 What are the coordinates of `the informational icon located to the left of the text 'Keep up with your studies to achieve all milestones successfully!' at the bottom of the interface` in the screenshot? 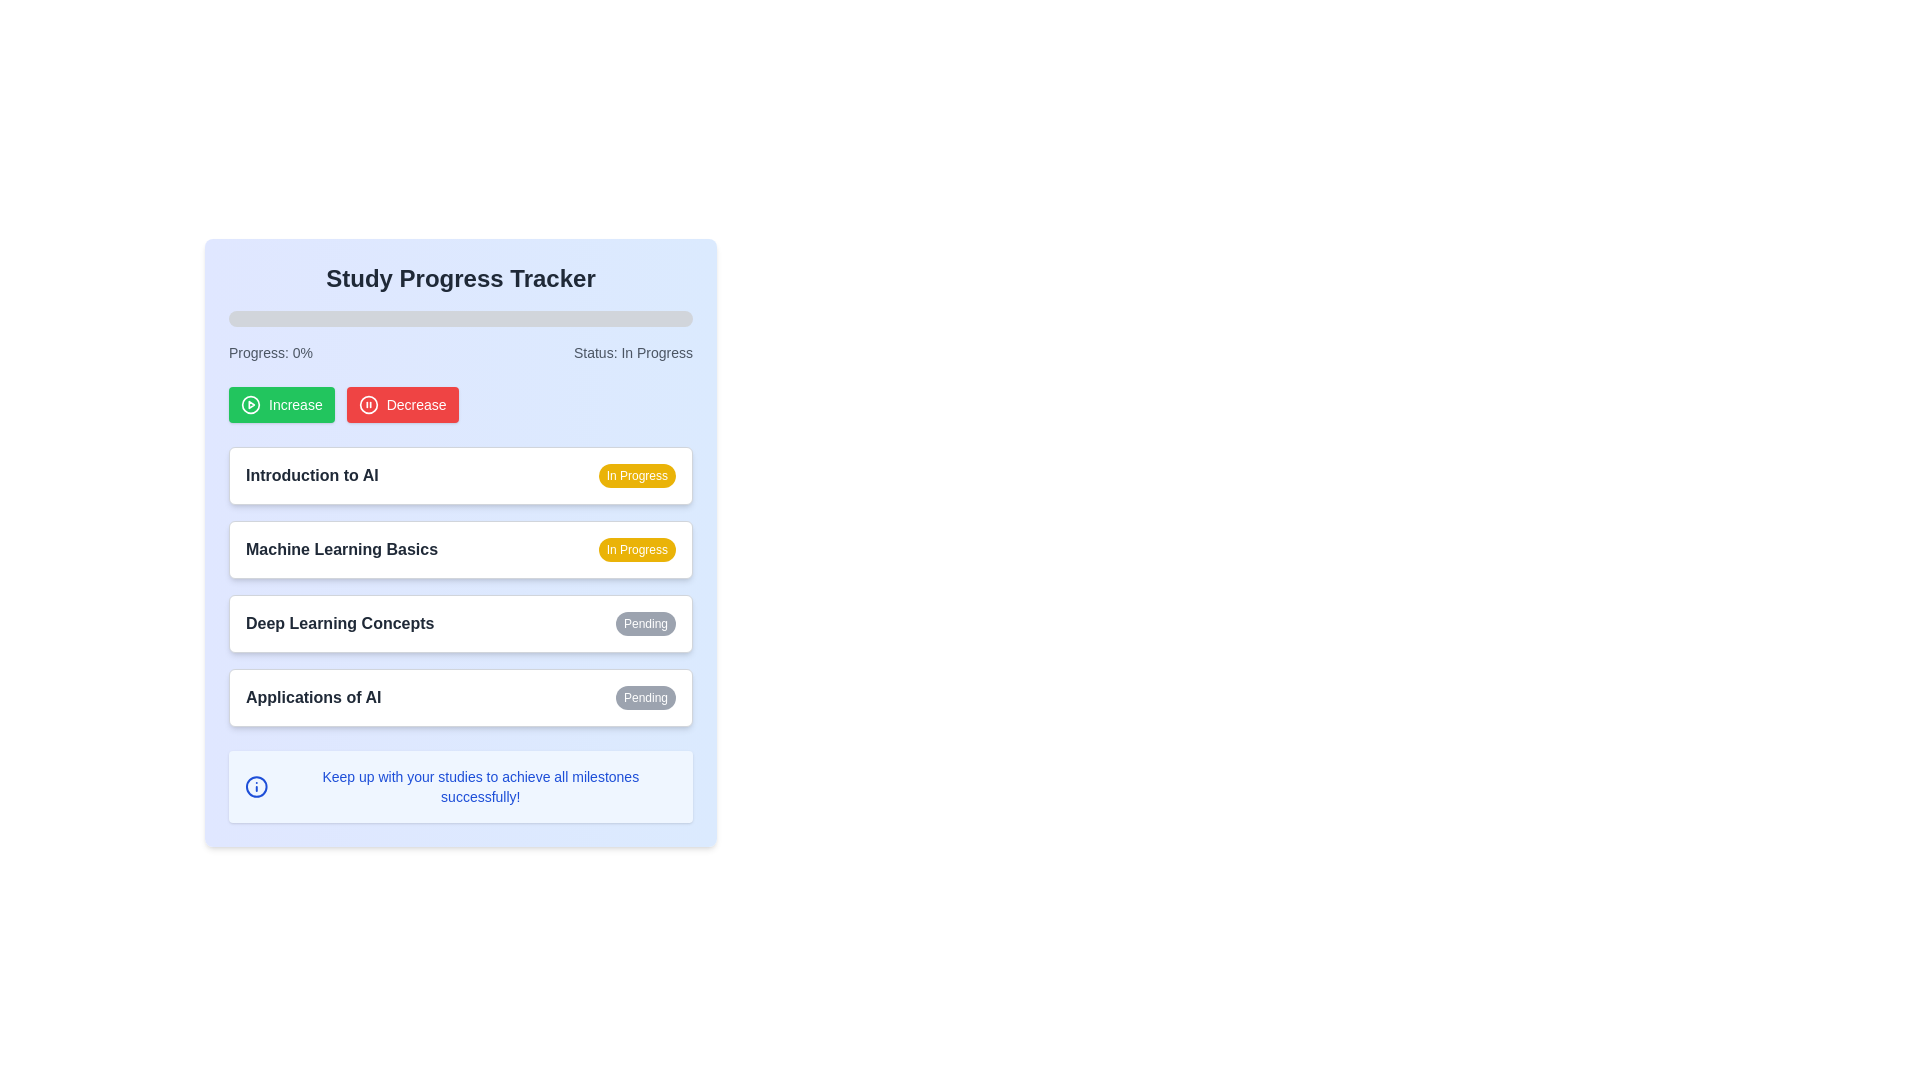 It's located at (255, 785).